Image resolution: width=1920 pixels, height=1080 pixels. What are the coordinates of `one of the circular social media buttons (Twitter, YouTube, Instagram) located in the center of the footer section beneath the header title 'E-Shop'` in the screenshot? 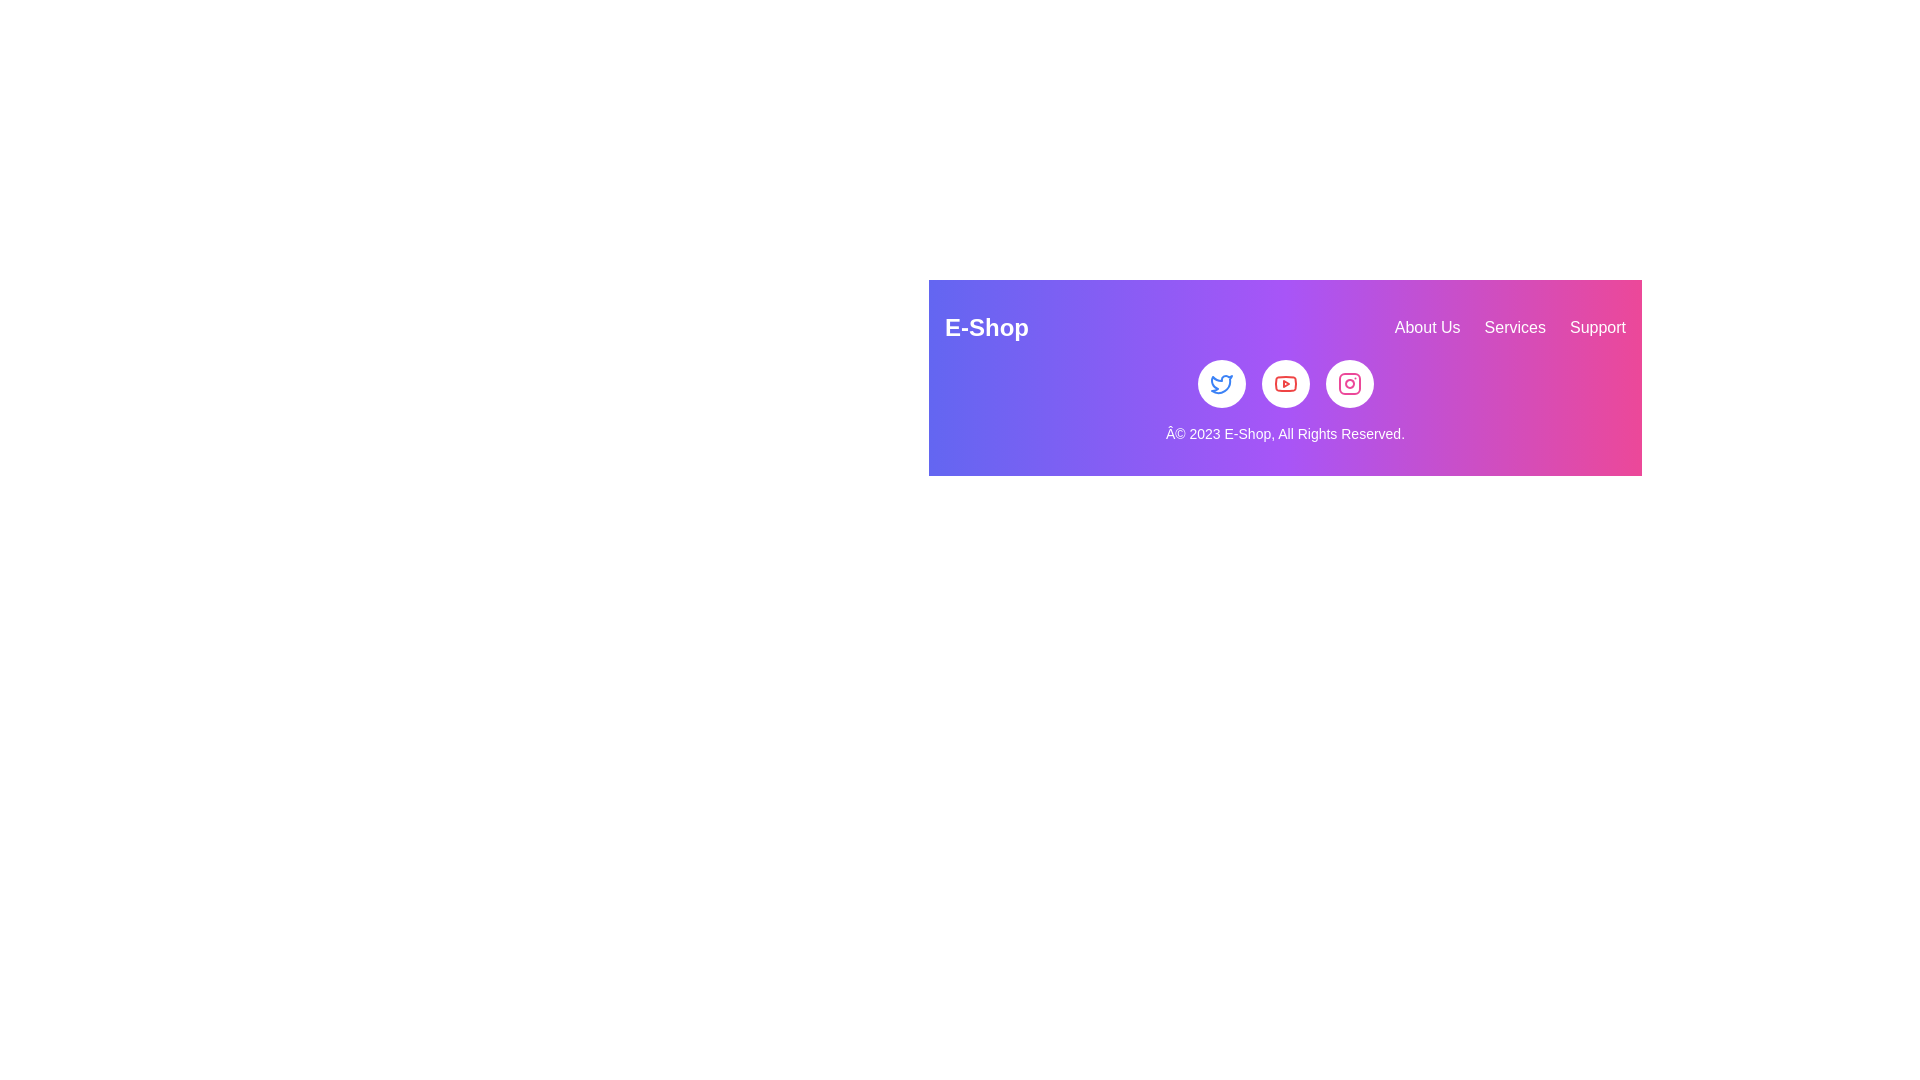 It's located at (1285, 384).